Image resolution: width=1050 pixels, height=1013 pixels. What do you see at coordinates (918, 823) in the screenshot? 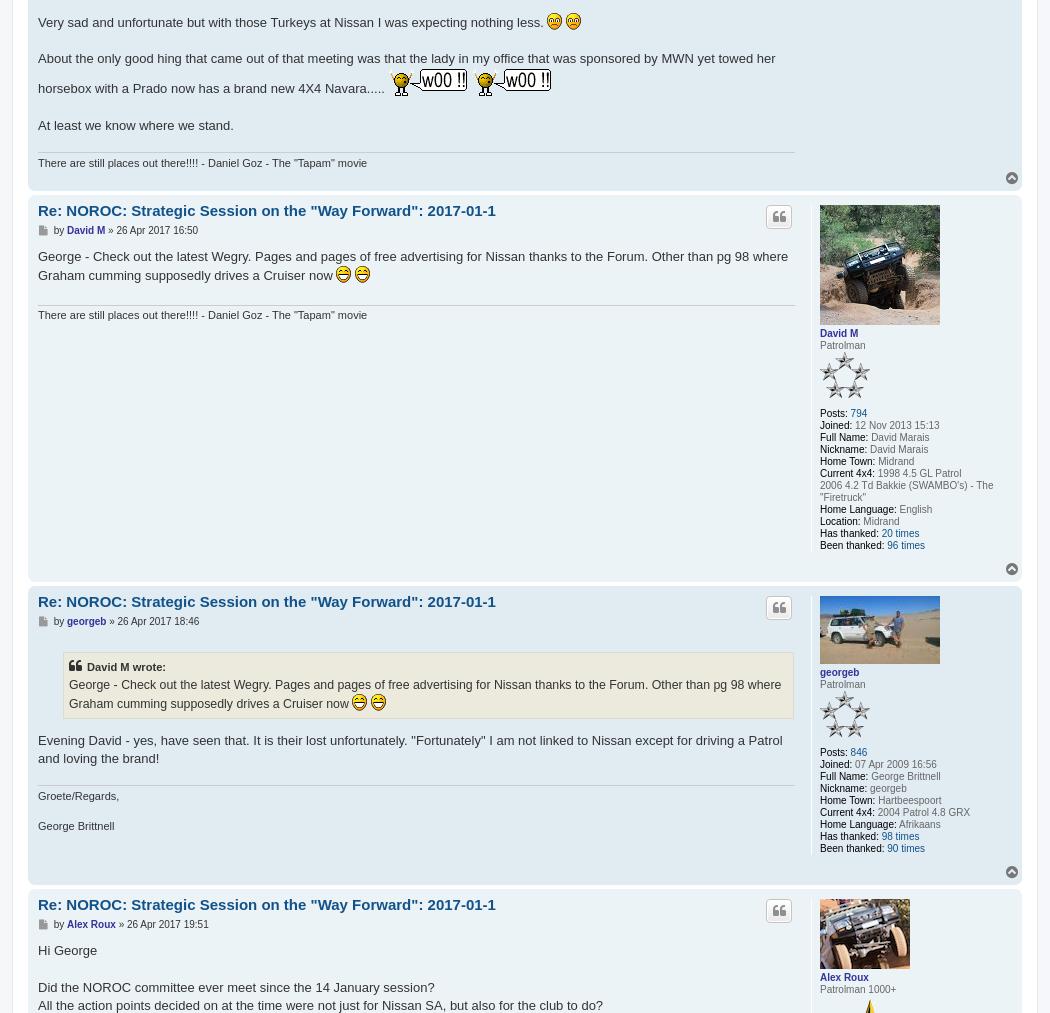
I see `'Afrikaans'` at bounding box center [918, 823].